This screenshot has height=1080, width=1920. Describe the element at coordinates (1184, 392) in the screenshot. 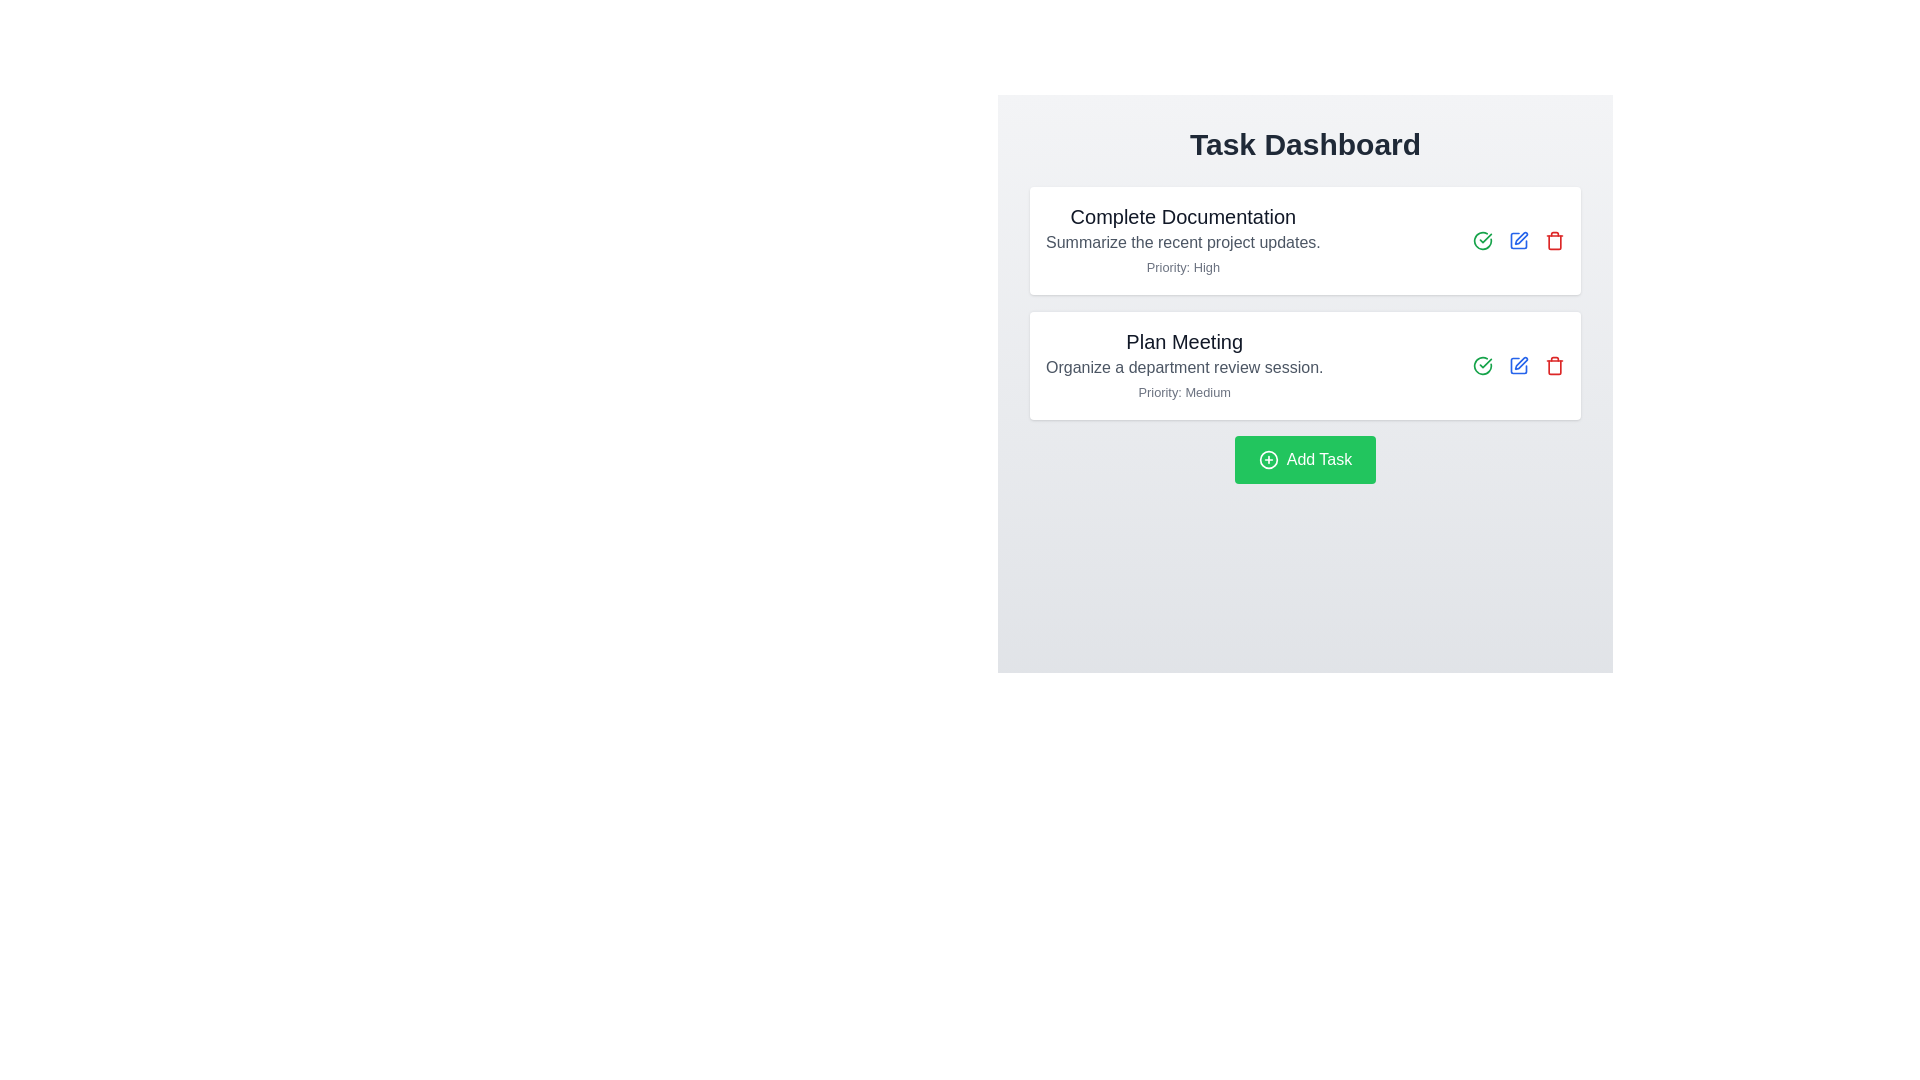

I see `the label displaying the text 'Priority: Medium', which is styled with a subdued gray color and positioned below the task description in the 'Plan Meeting' card` at that location.